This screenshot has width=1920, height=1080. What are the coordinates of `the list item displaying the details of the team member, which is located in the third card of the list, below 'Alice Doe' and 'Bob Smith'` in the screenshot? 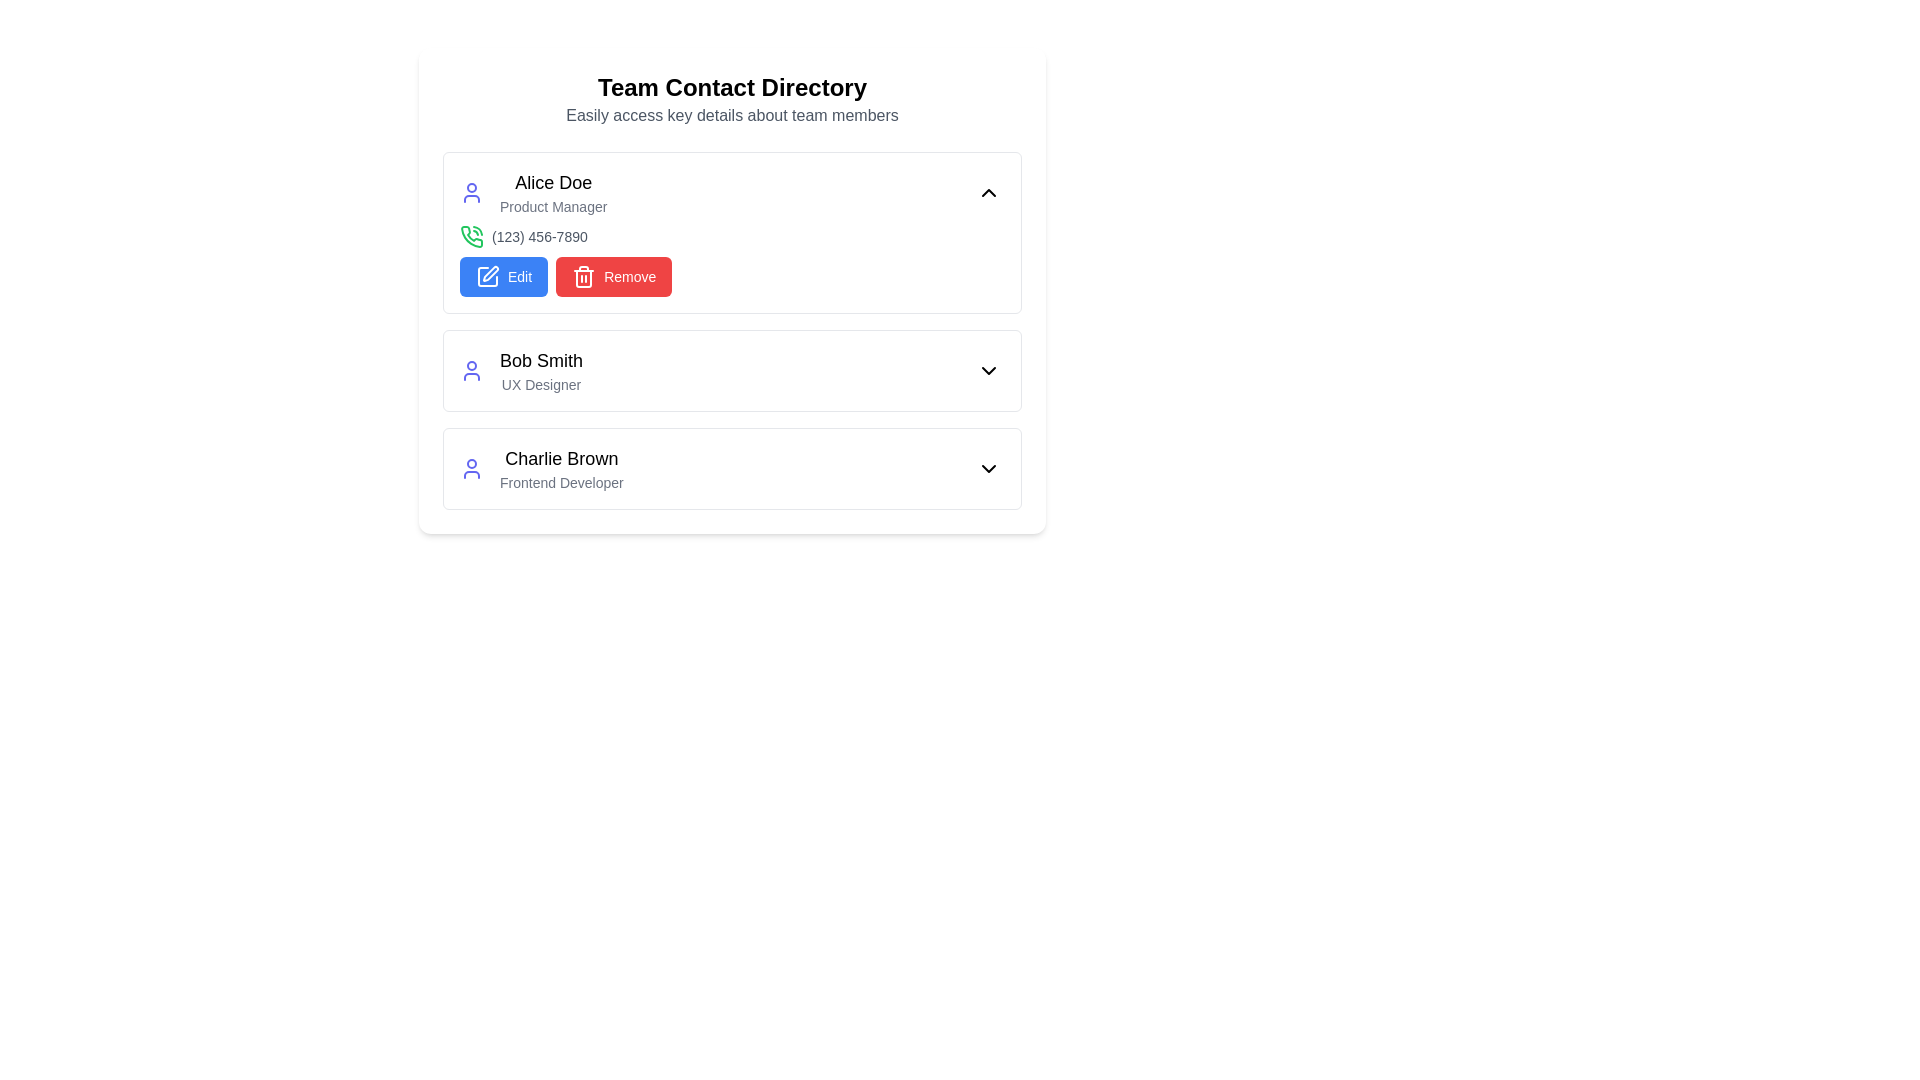 It's located at (731, 469).